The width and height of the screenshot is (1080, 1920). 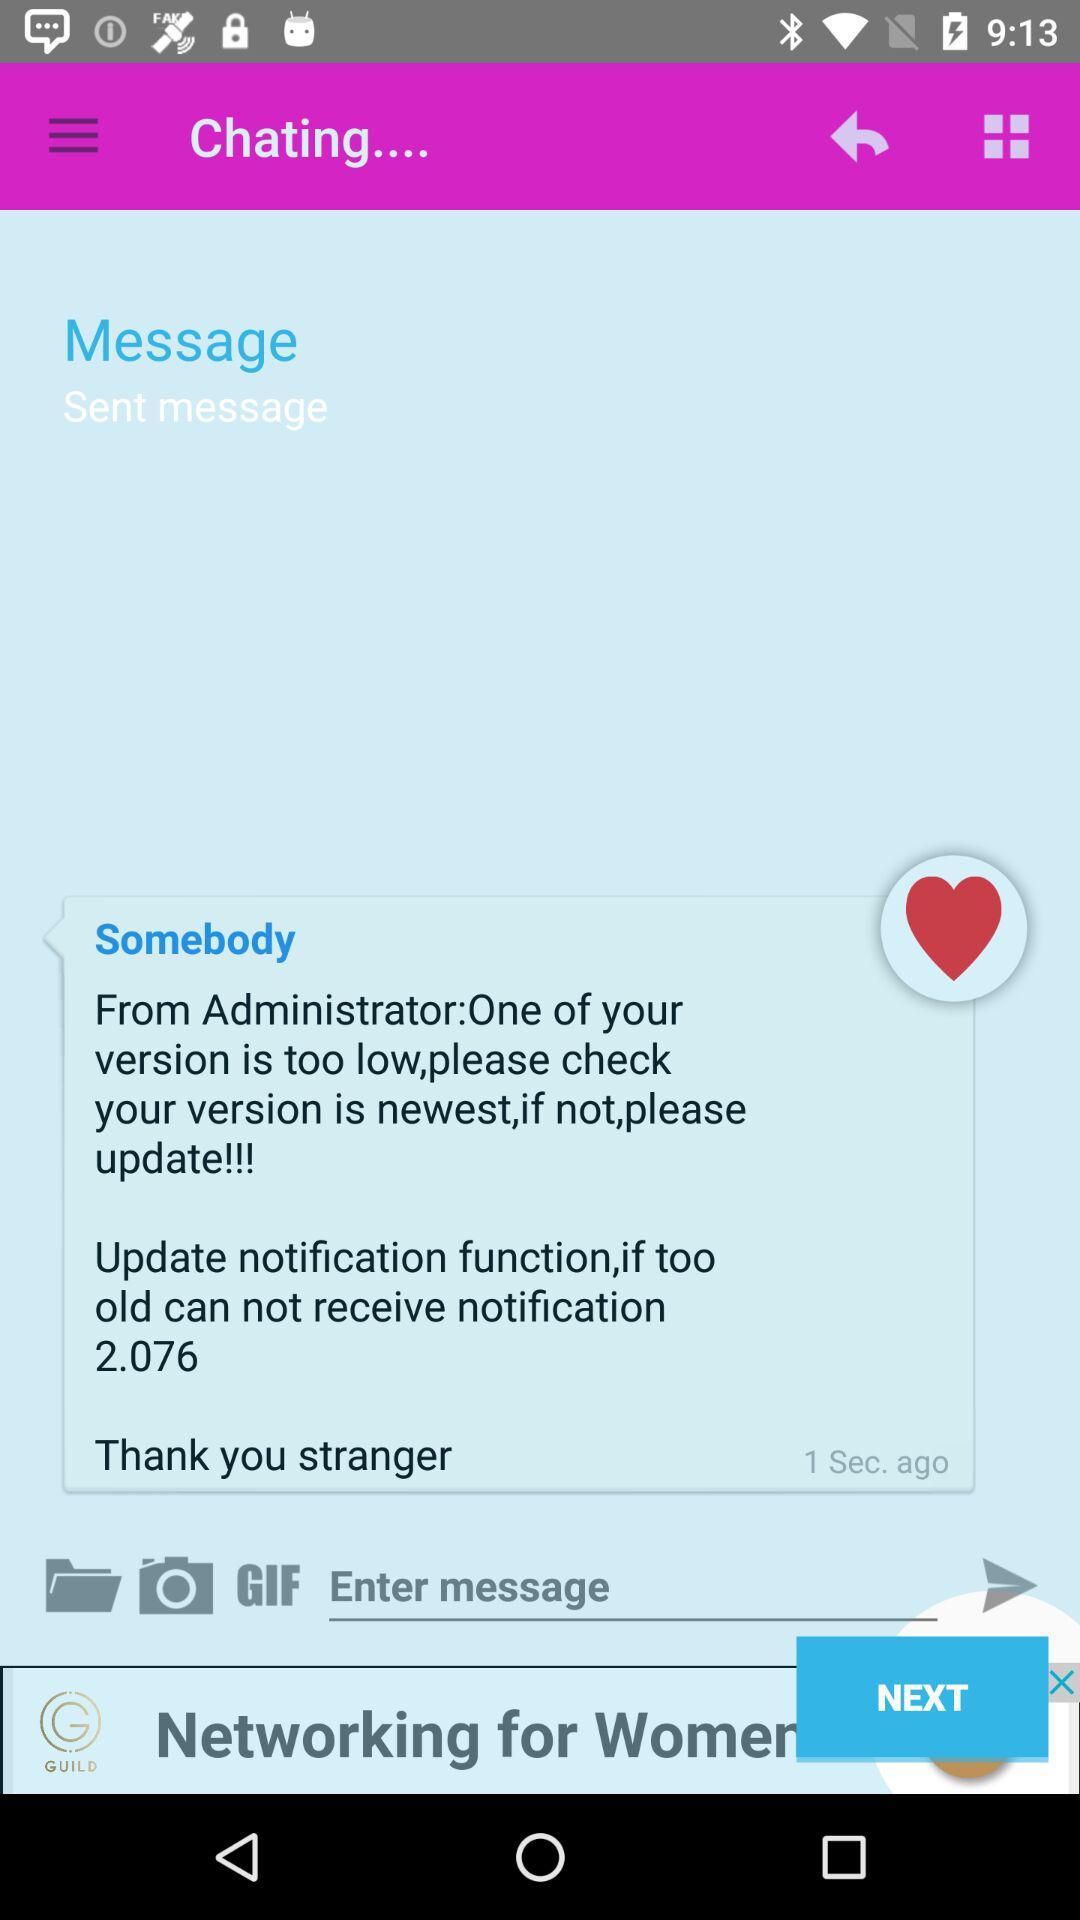 What do you see at coordinates (992, 1584) in the screenshot?
I see `send message` at bounding box center [992, 1584].